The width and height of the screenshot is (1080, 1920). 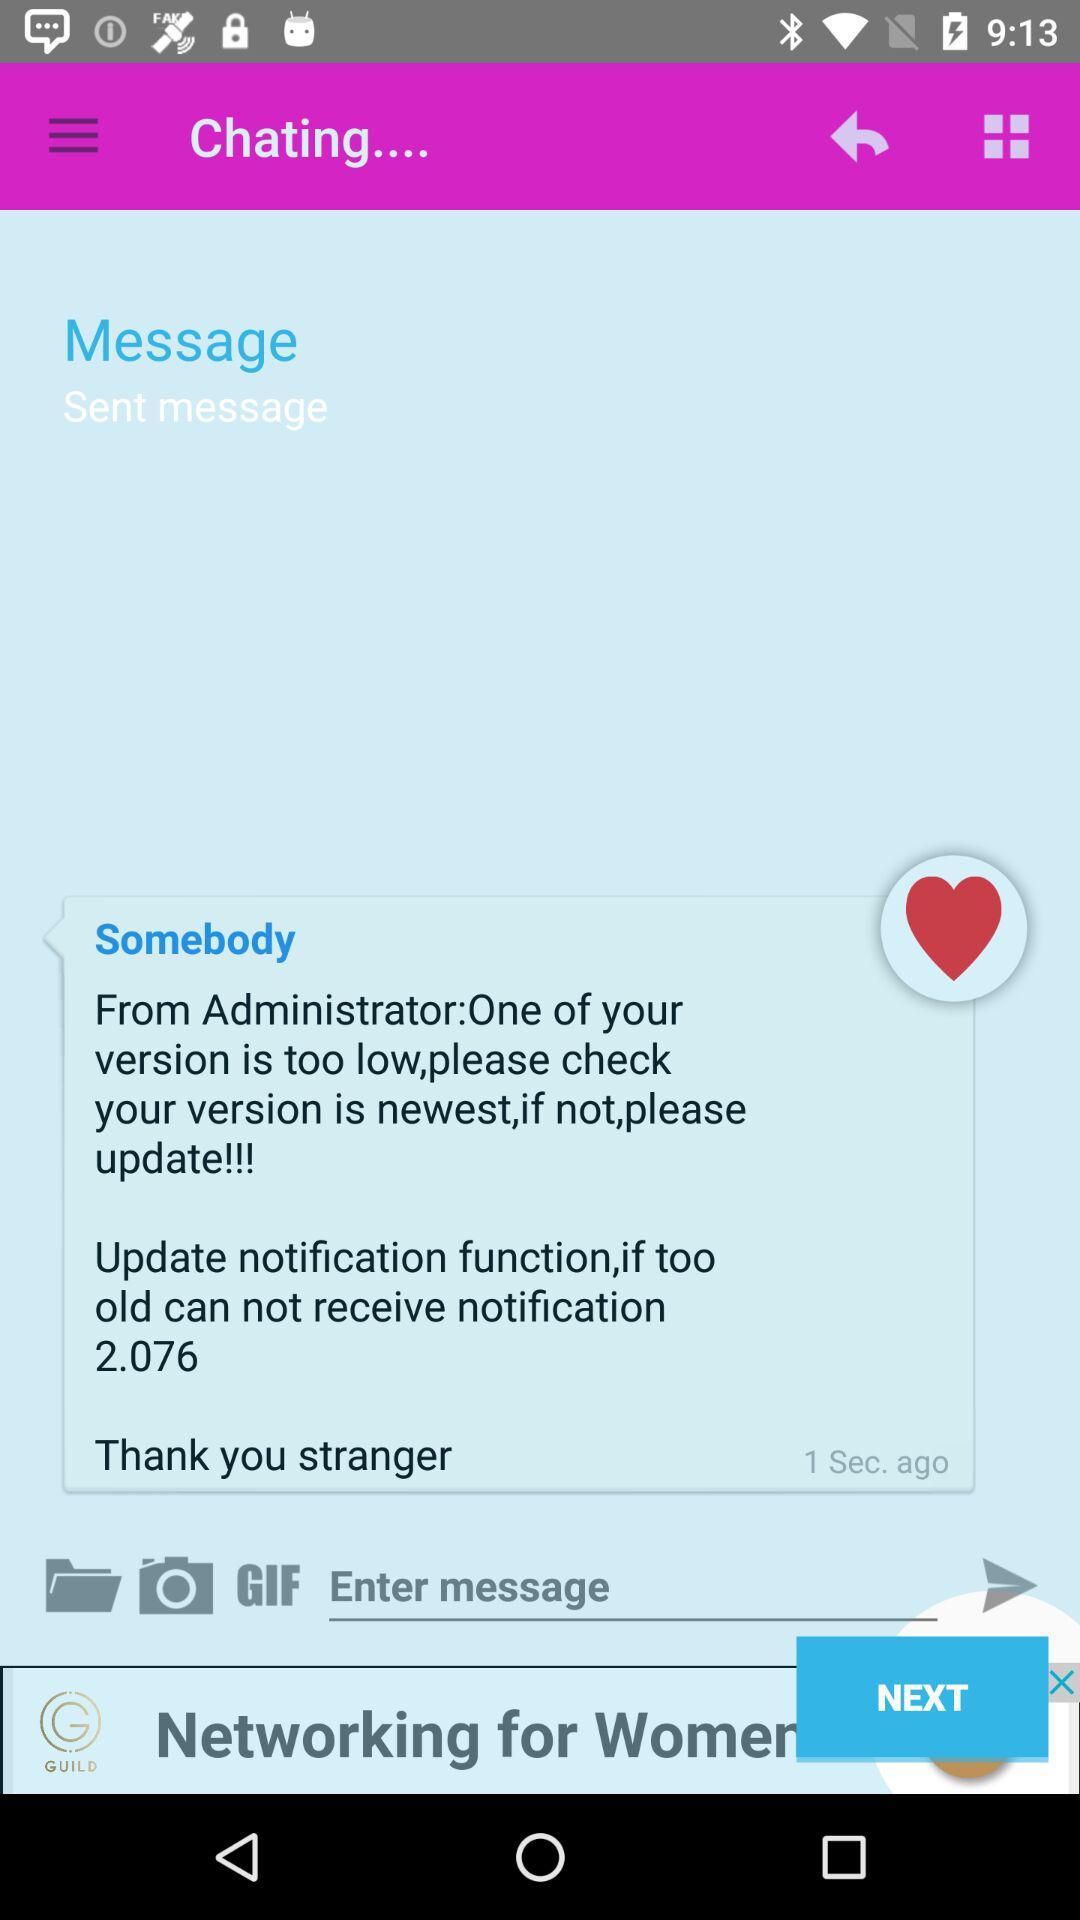 What do you see at coordinates (992, 1584) in the screenshot?
I see `send message` at bounding box center [992, 1584].